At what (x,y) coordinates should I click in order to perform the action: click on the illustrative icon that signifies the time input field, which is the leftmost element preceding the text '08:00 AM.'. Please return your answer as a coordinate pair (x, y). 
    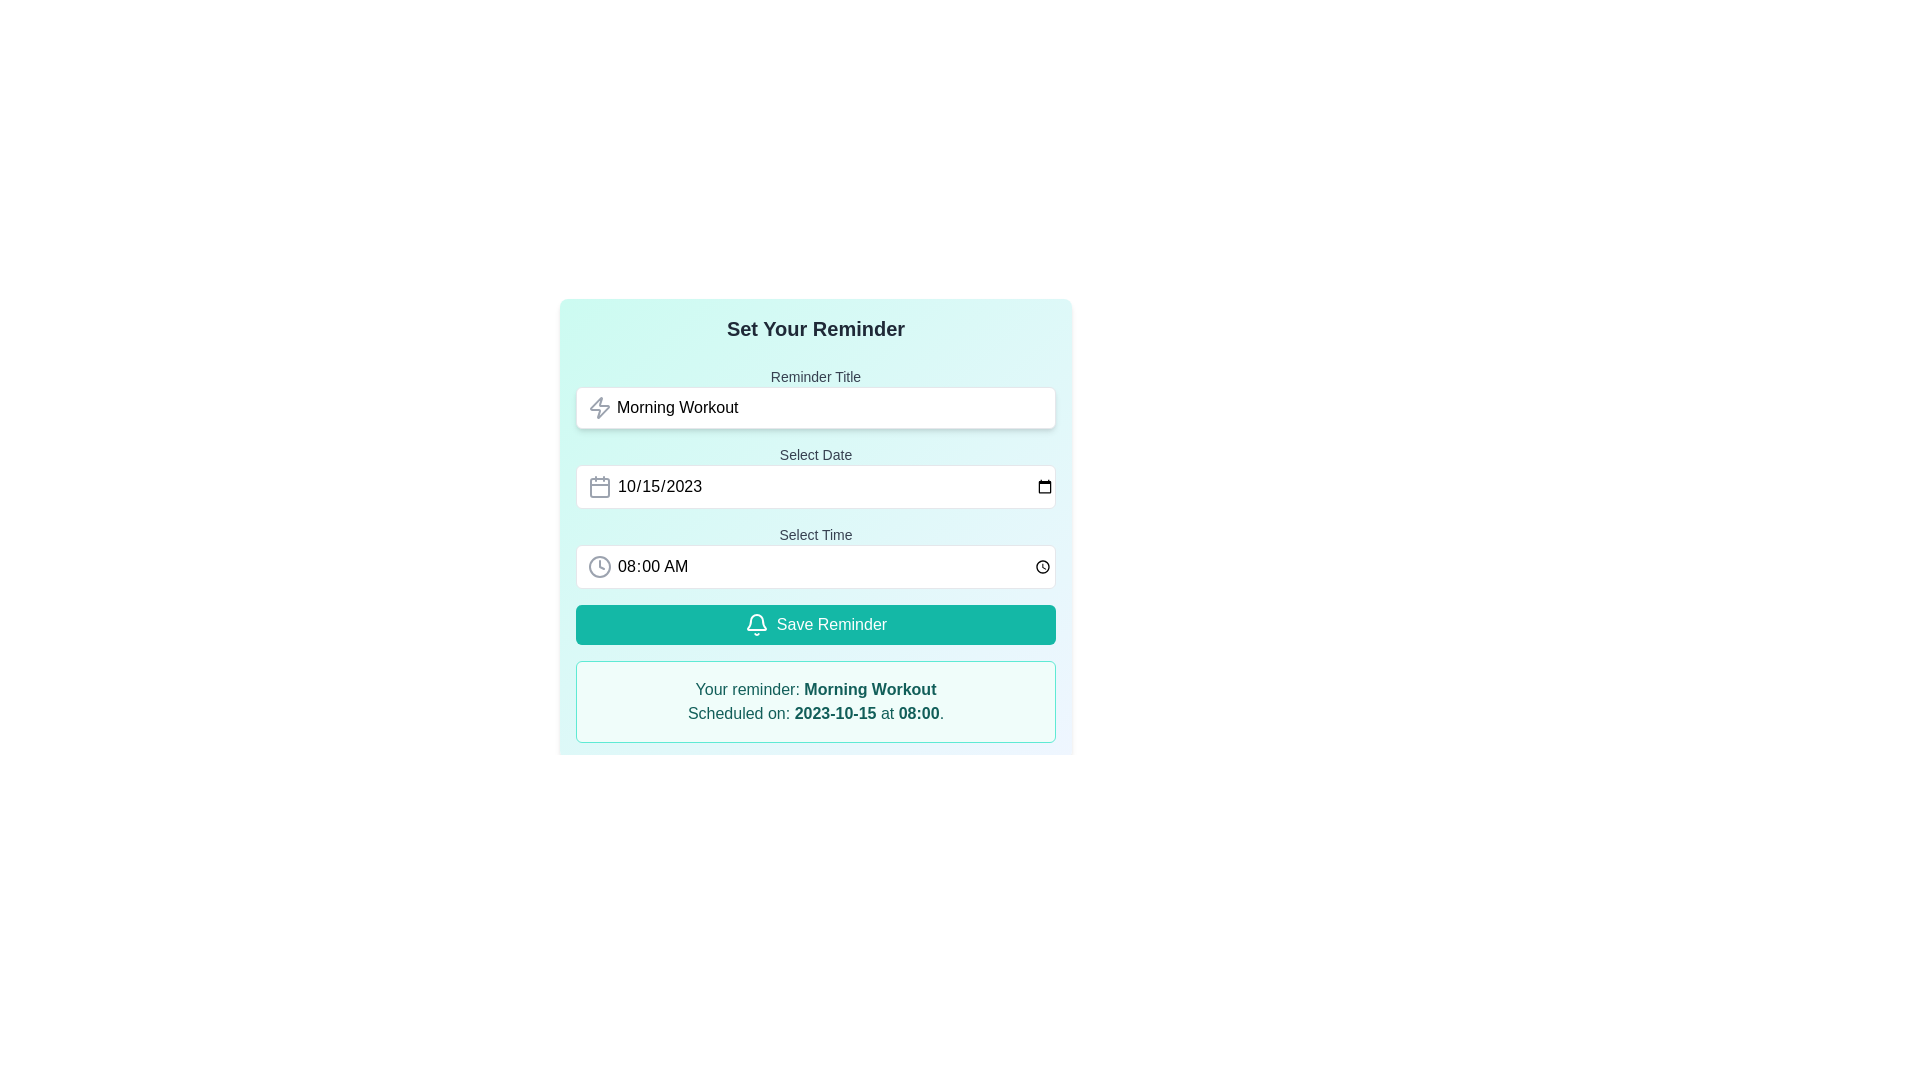
    Looking at the image, I should click on (599, 567).